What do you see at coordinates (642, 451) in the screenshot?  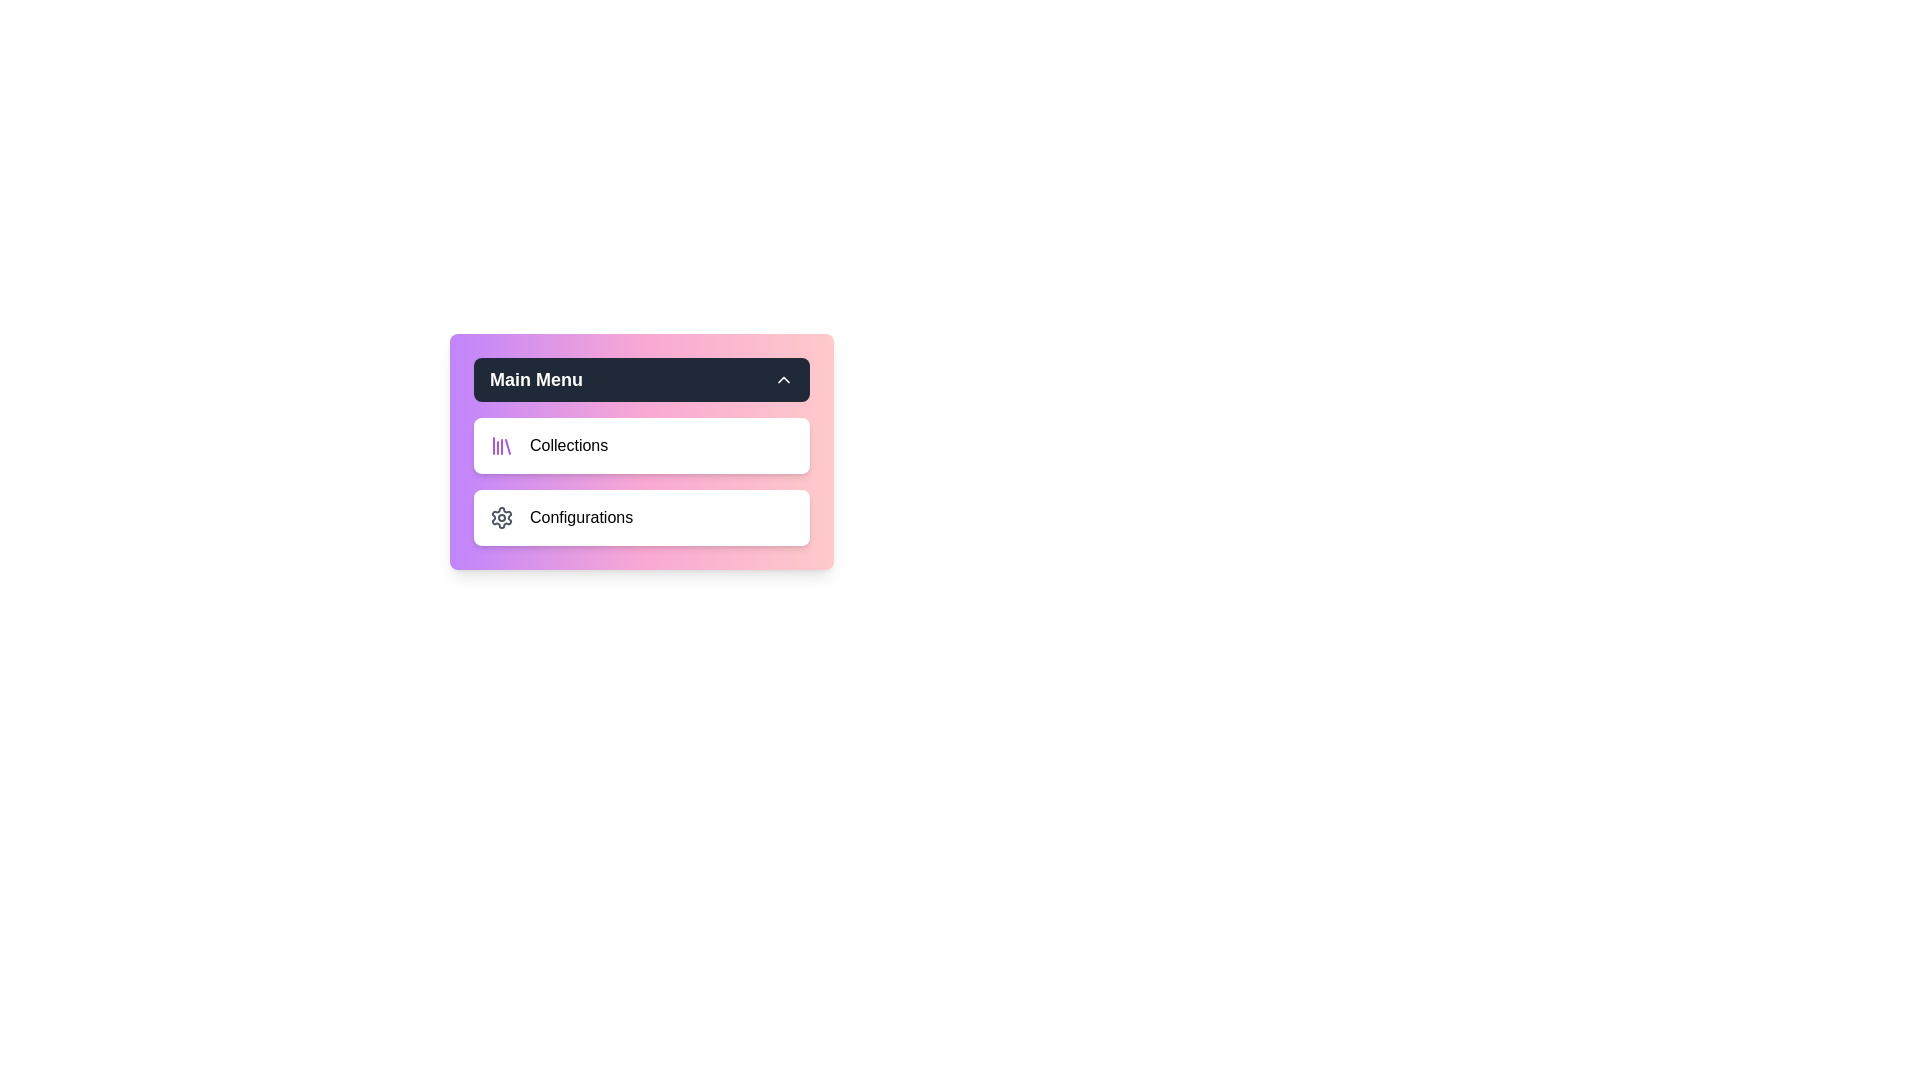 I see `the Navigational menu with a gradient background that includes the 'Collections' and 'Configurations' sections` at bounding box center [642, 451].